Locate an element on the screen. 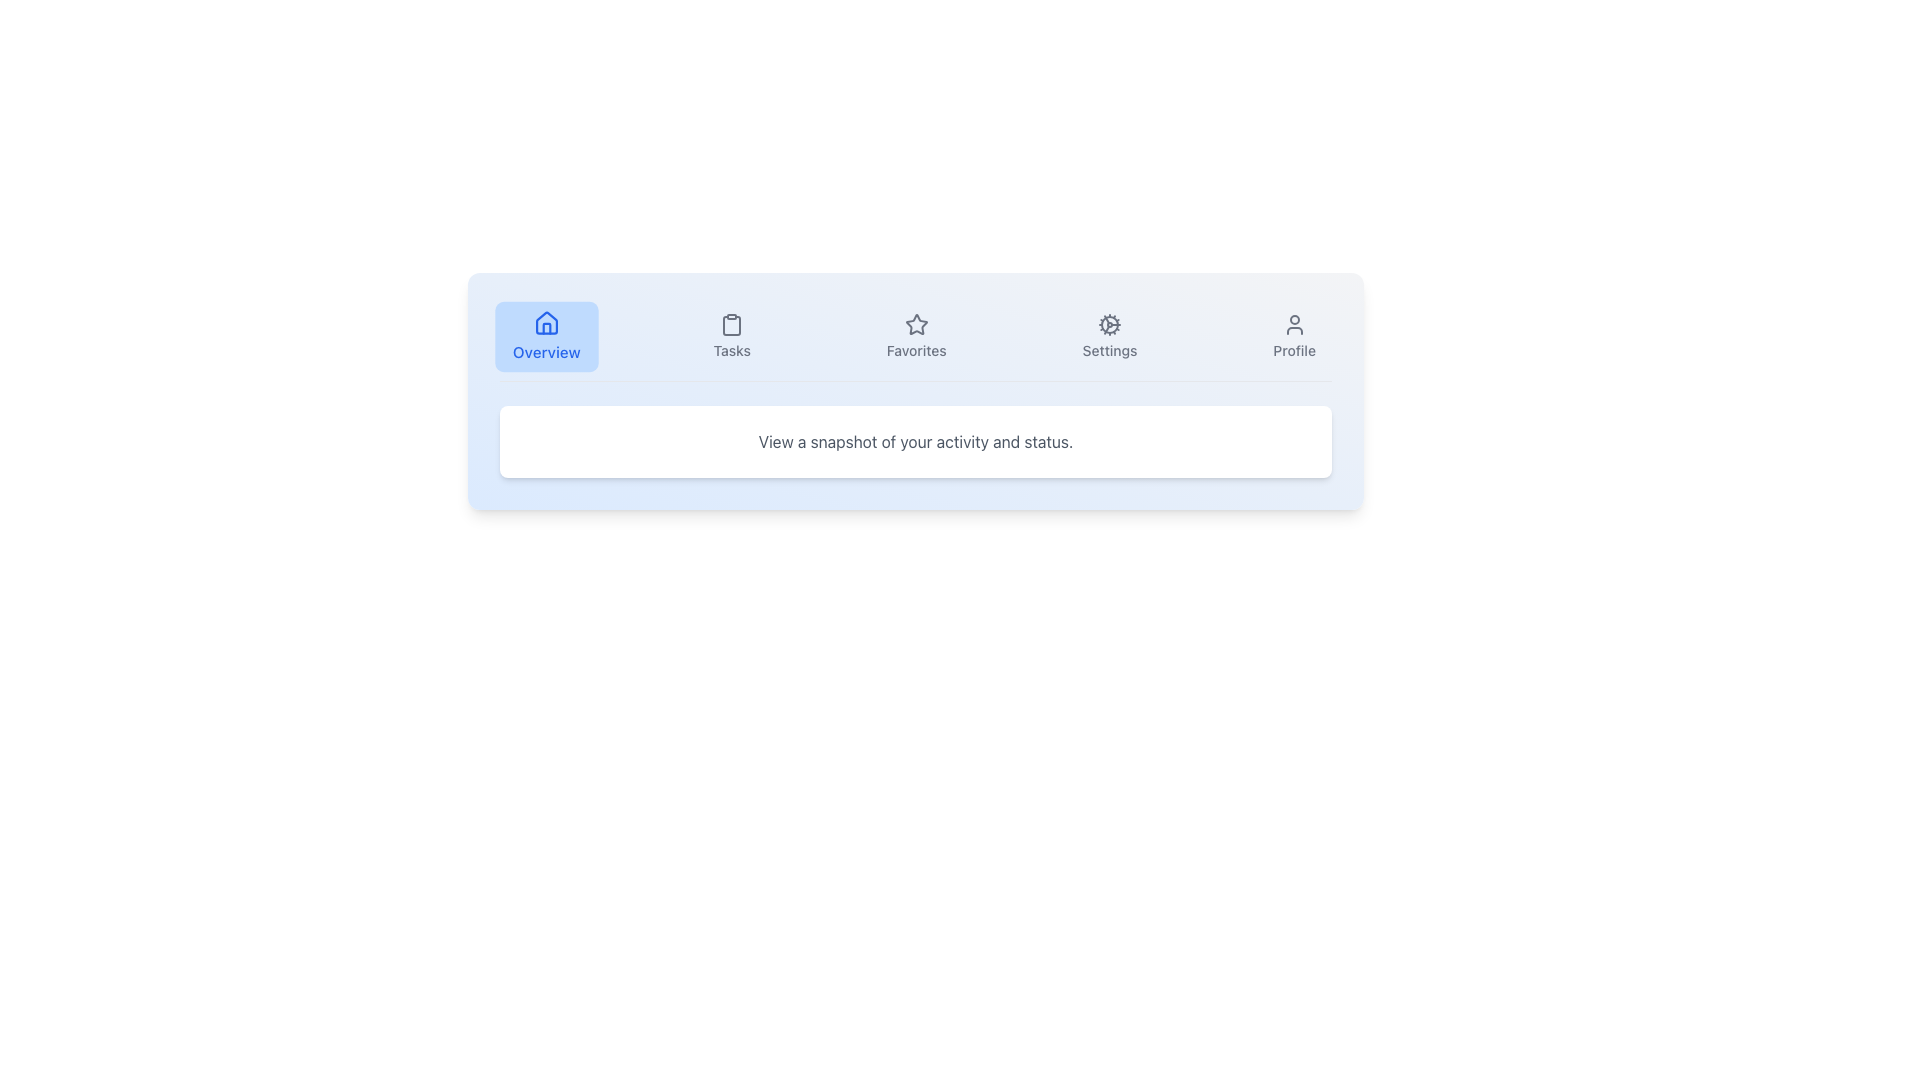 This screenshot has width=1920, height=1080. text label that indicates the function of the associated house icon in the leftmost section of the horizontal navigation menu is located at coordinates (546, 351).